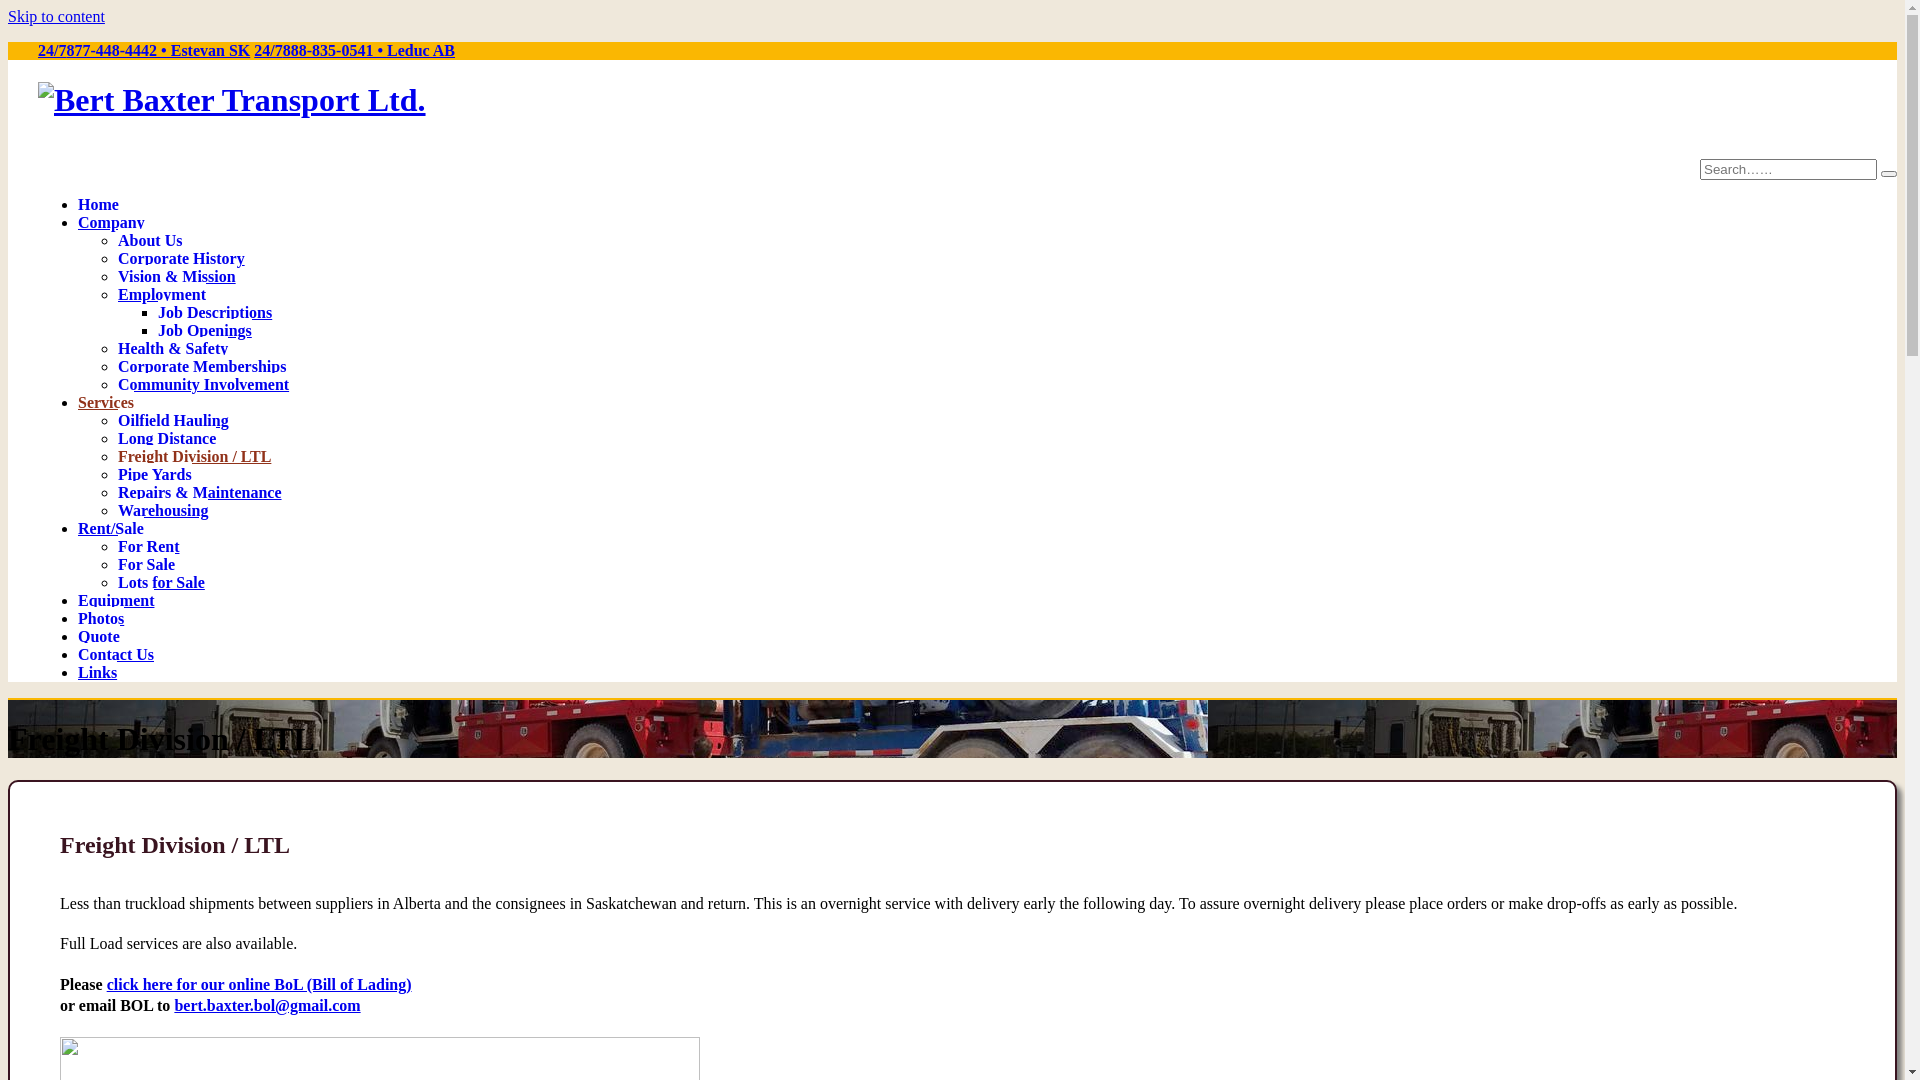  What do you see at coordinates (117, 508) in the screenshot?
I see `'Warehousing'` at bounding box center [117, 508].